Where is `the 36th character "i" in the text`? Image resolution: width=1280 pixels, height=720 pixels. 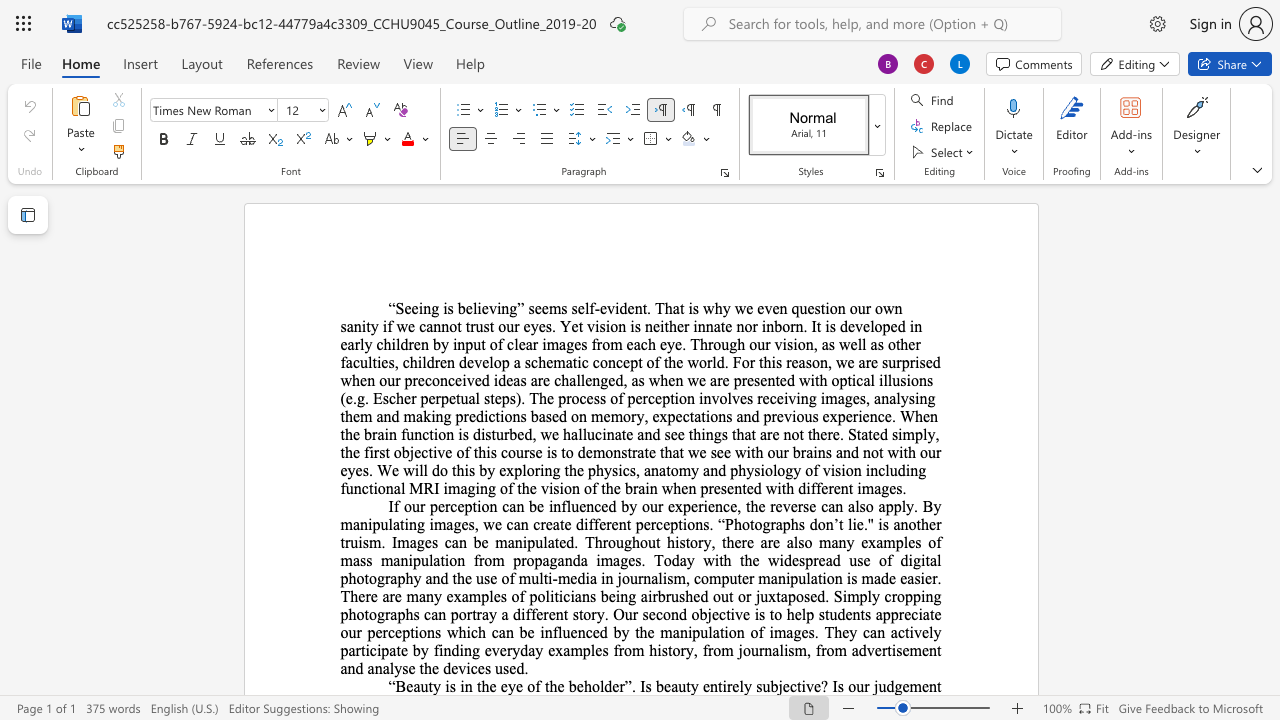 the 36th character "i" in the text is located at coordinates (444, 488).